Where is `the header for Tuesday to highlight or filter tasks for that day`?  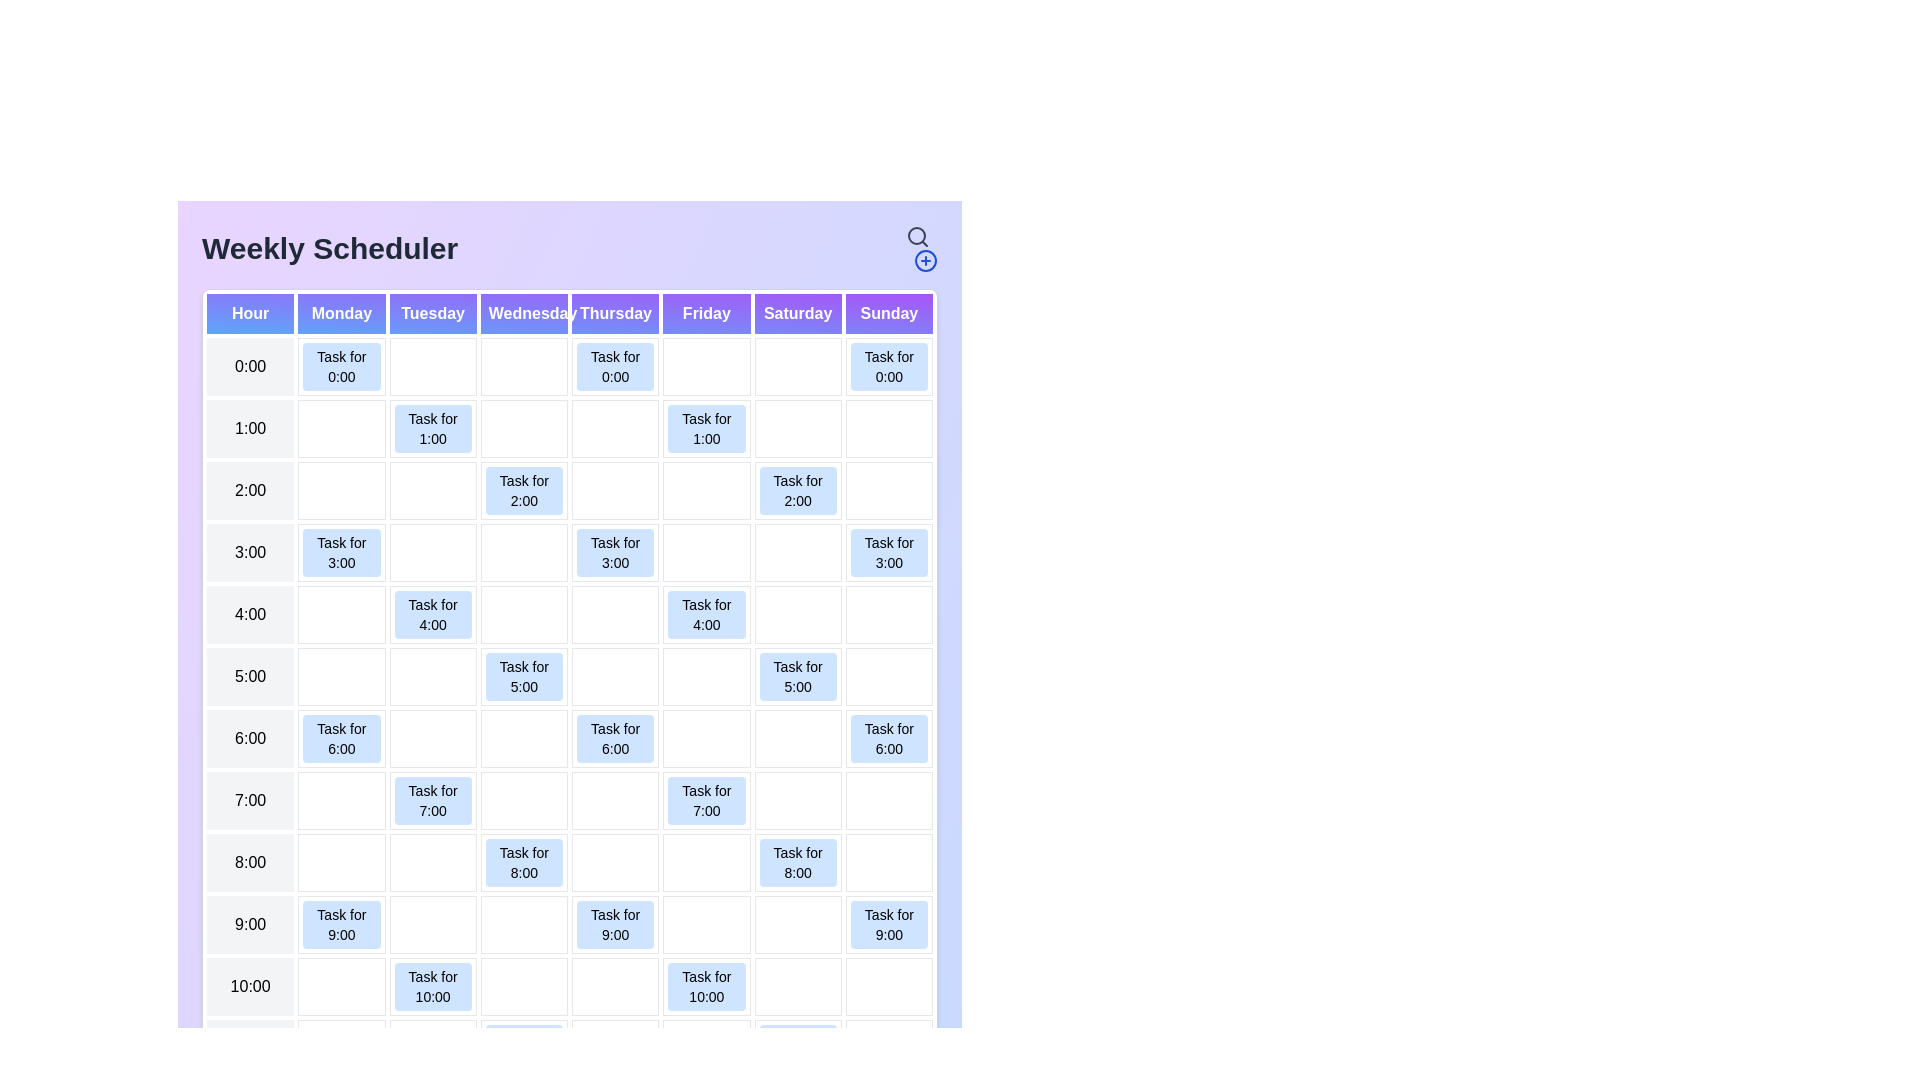 the header for Tuesday to highlight or filter tasks for that day is located at coordinates (432, 313).